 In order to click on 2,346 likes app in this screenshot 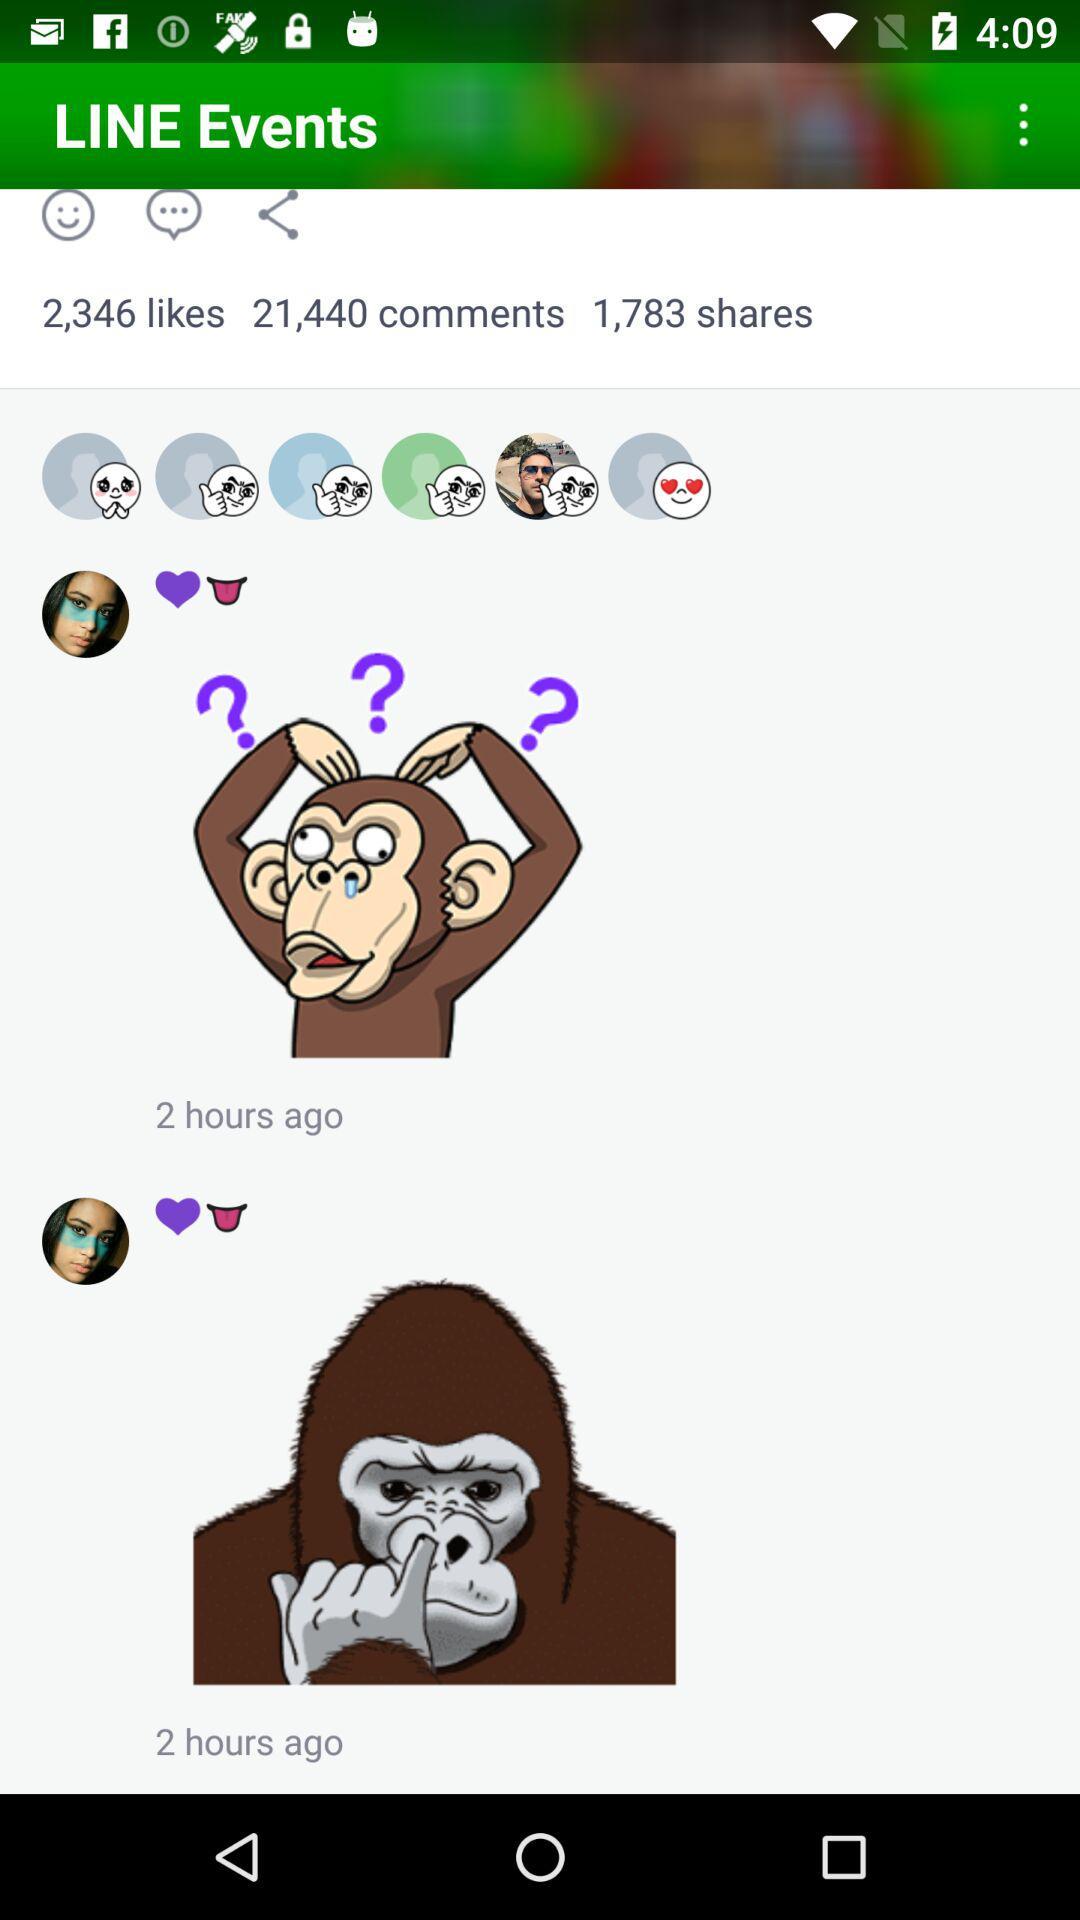, I will do `click(133, 312)`.